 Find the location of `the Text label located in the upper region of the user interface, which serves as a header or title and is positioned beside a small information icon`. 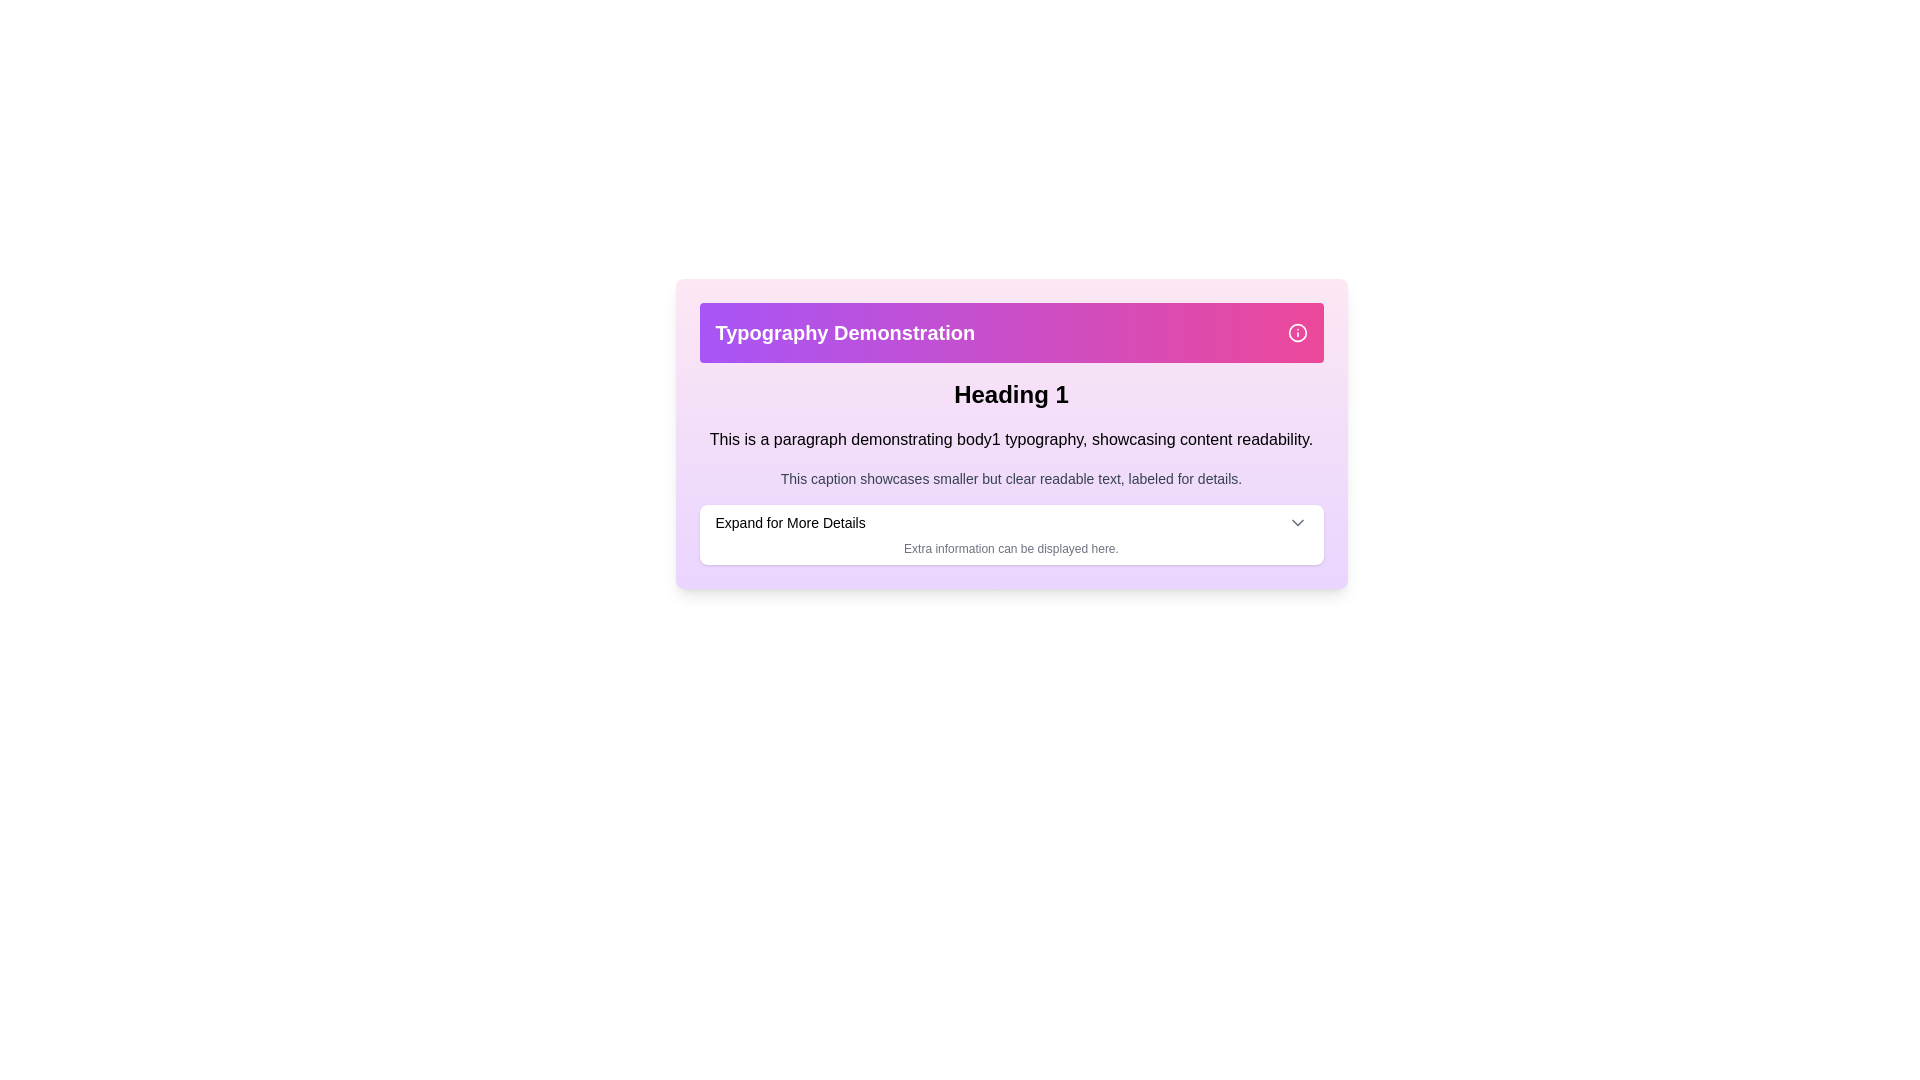

the Text label located in the upper region of the user interface, which serves as a header or title and is positioned beside a small information icon is located at coordinates (845, 331).